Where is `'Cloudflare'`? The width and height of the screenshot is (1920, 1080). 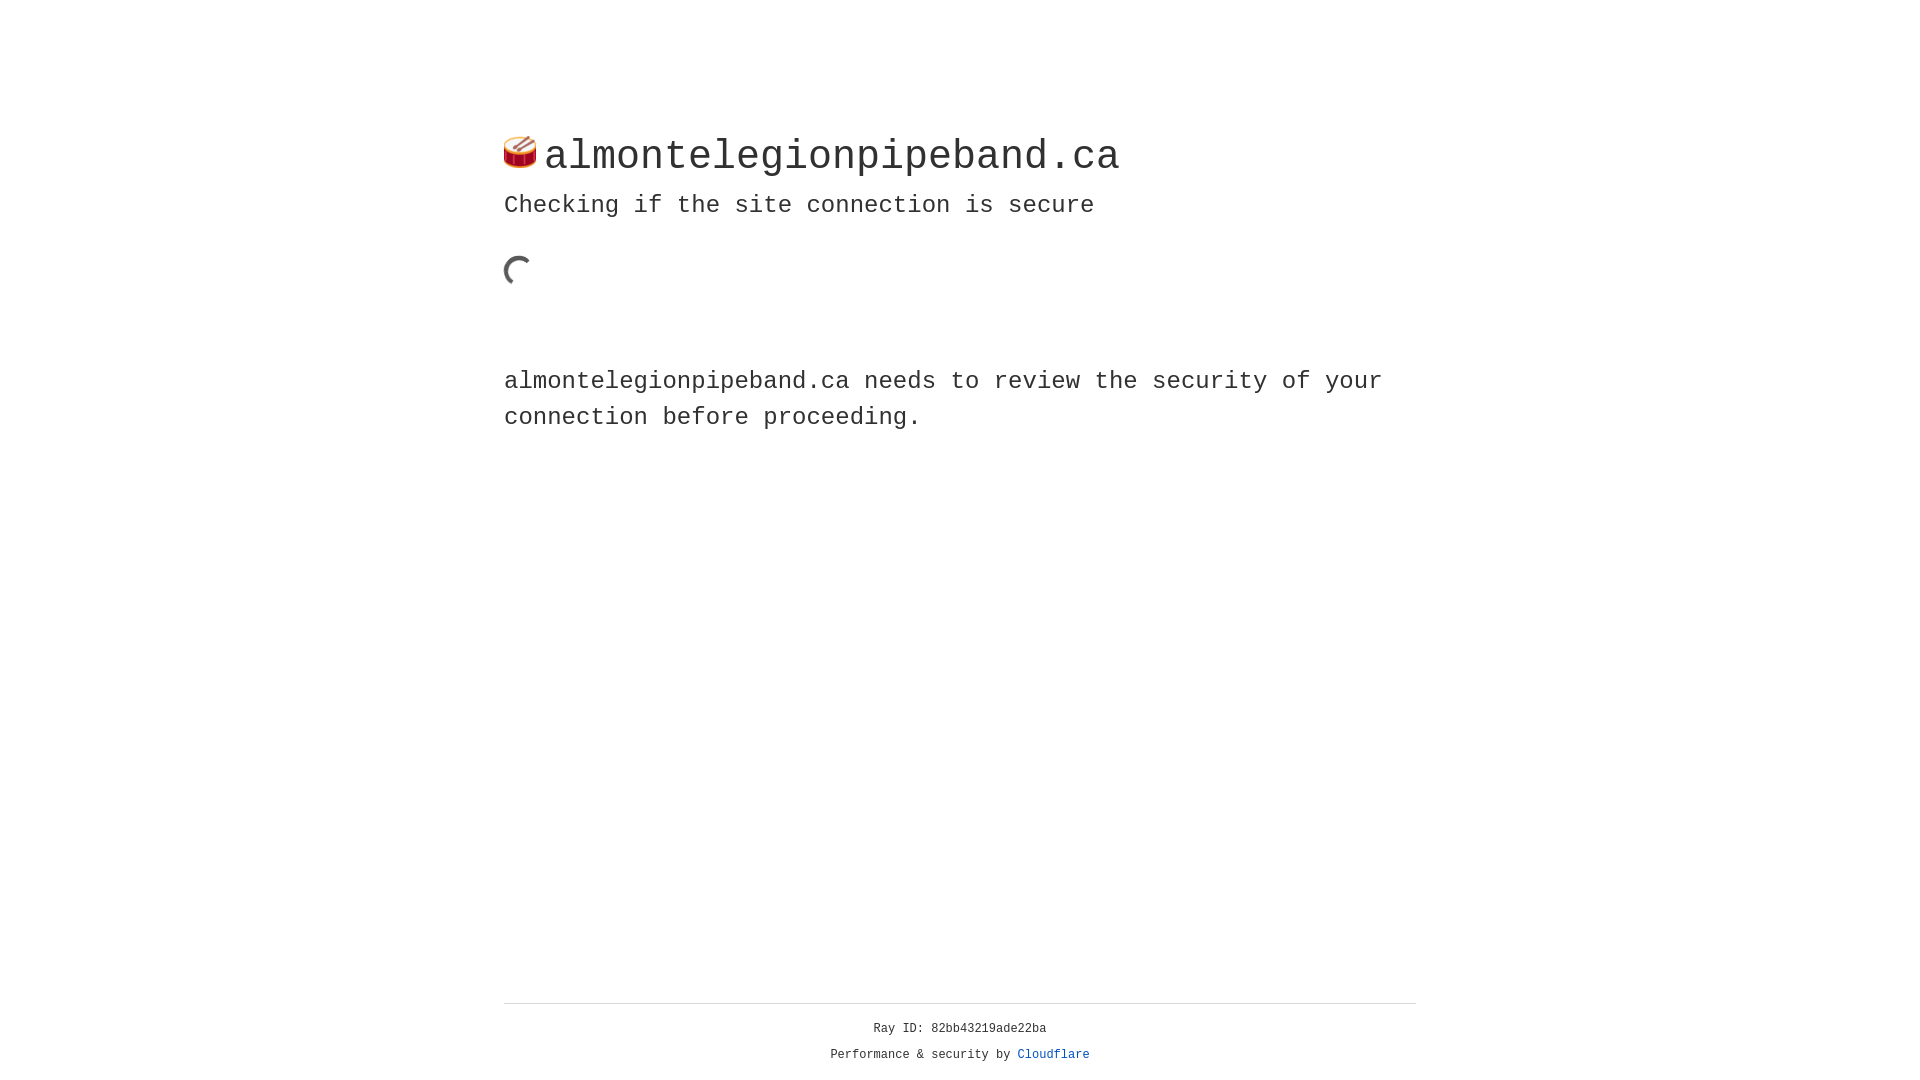 'Cloudflare' is located at coordinates (1053, 1054).